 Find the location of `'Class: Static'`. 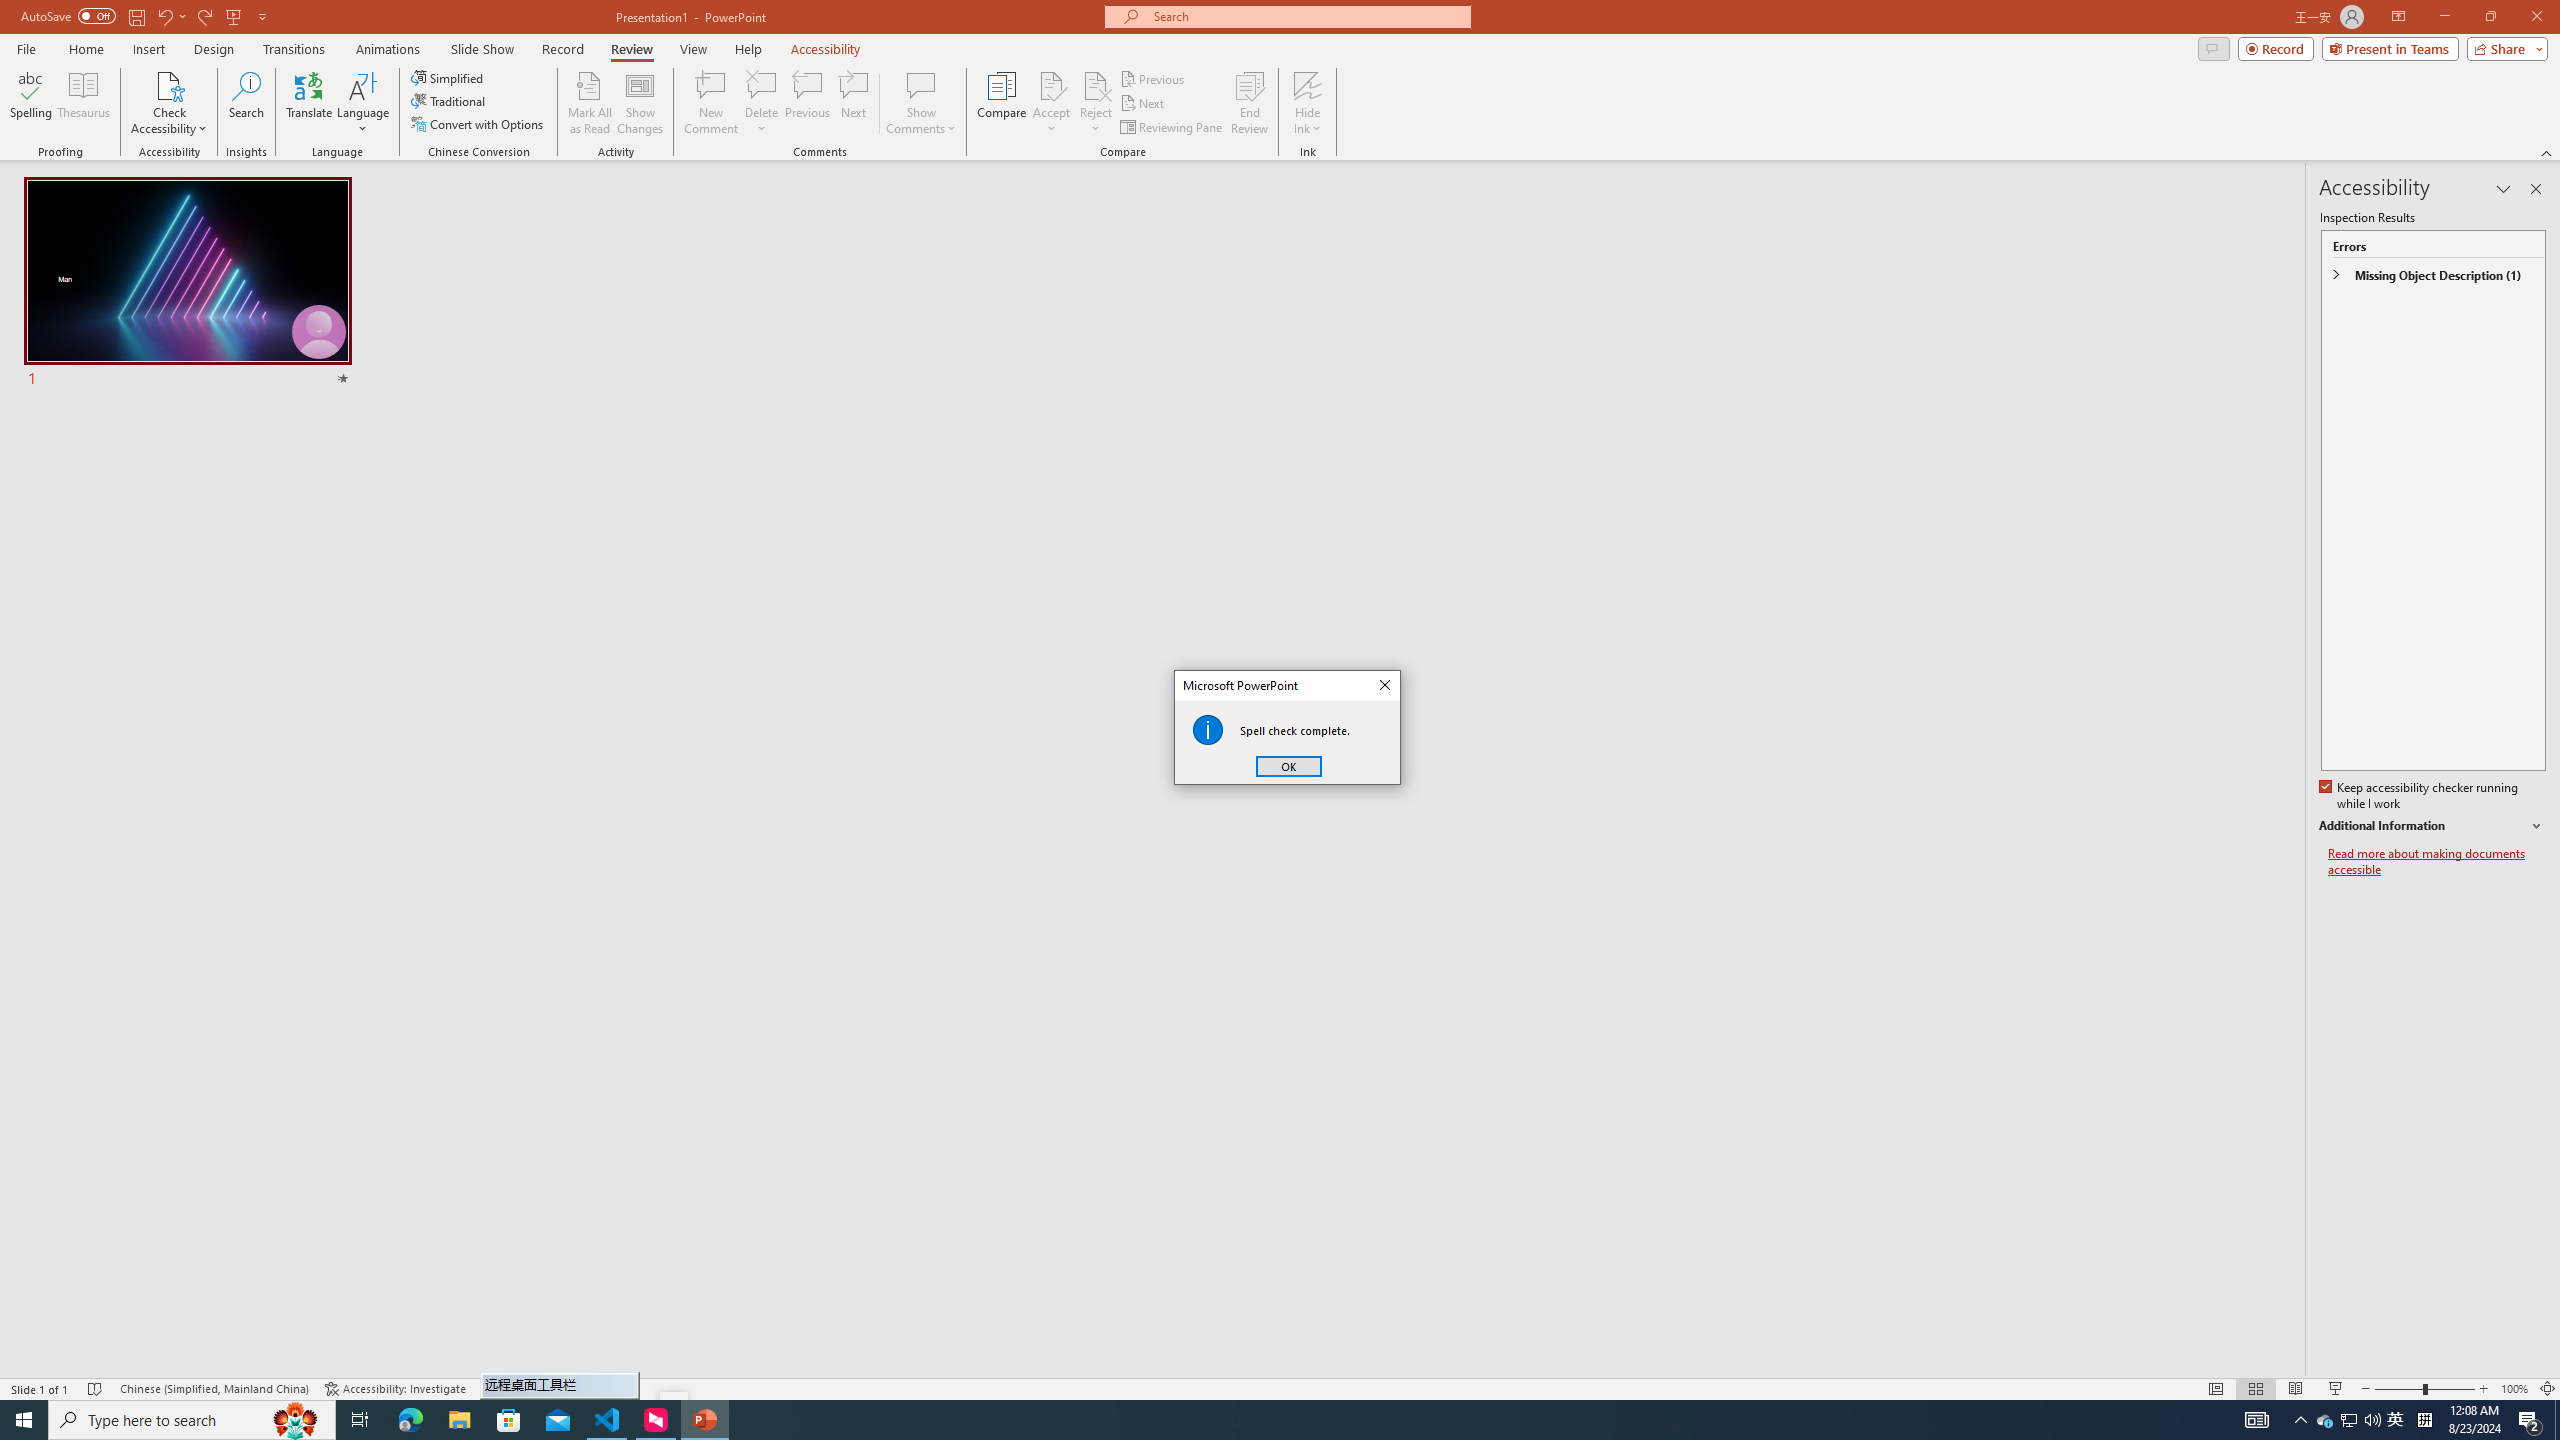

'Class: Static' is located at coordinates (1207, 729).